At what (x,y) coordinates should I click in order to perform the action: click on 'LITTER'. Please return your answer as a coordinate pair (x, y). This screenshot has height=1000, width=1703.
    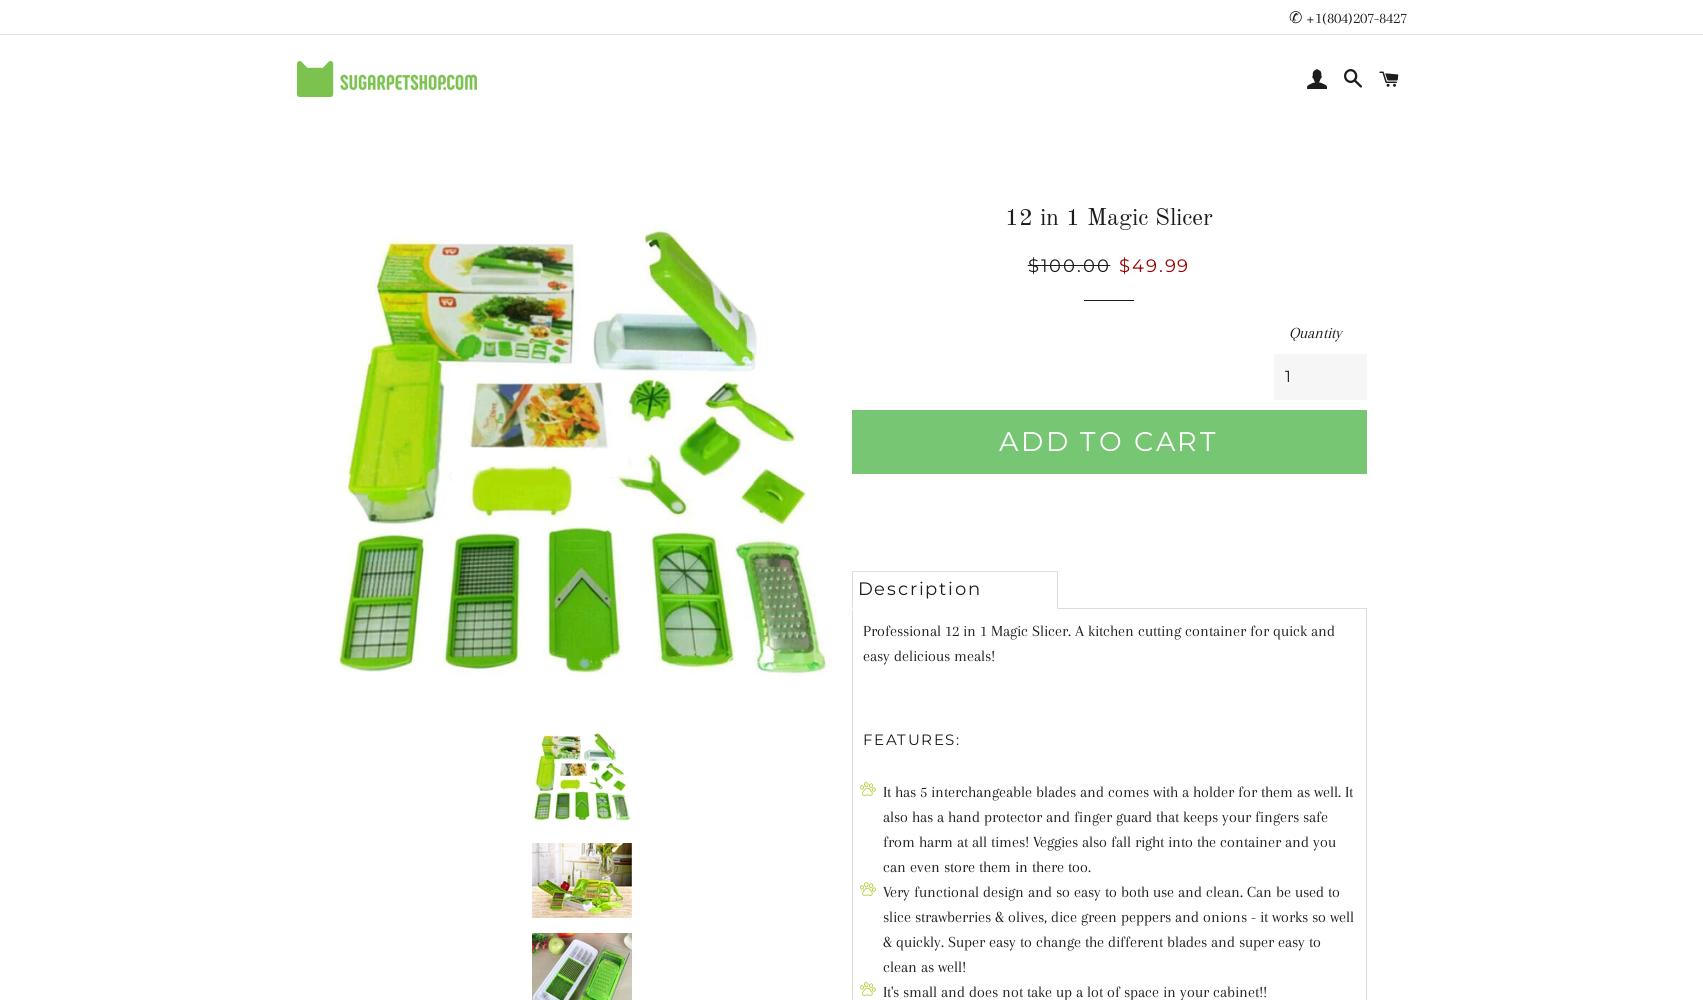
    Looking at the image, I should click on (687, 262).